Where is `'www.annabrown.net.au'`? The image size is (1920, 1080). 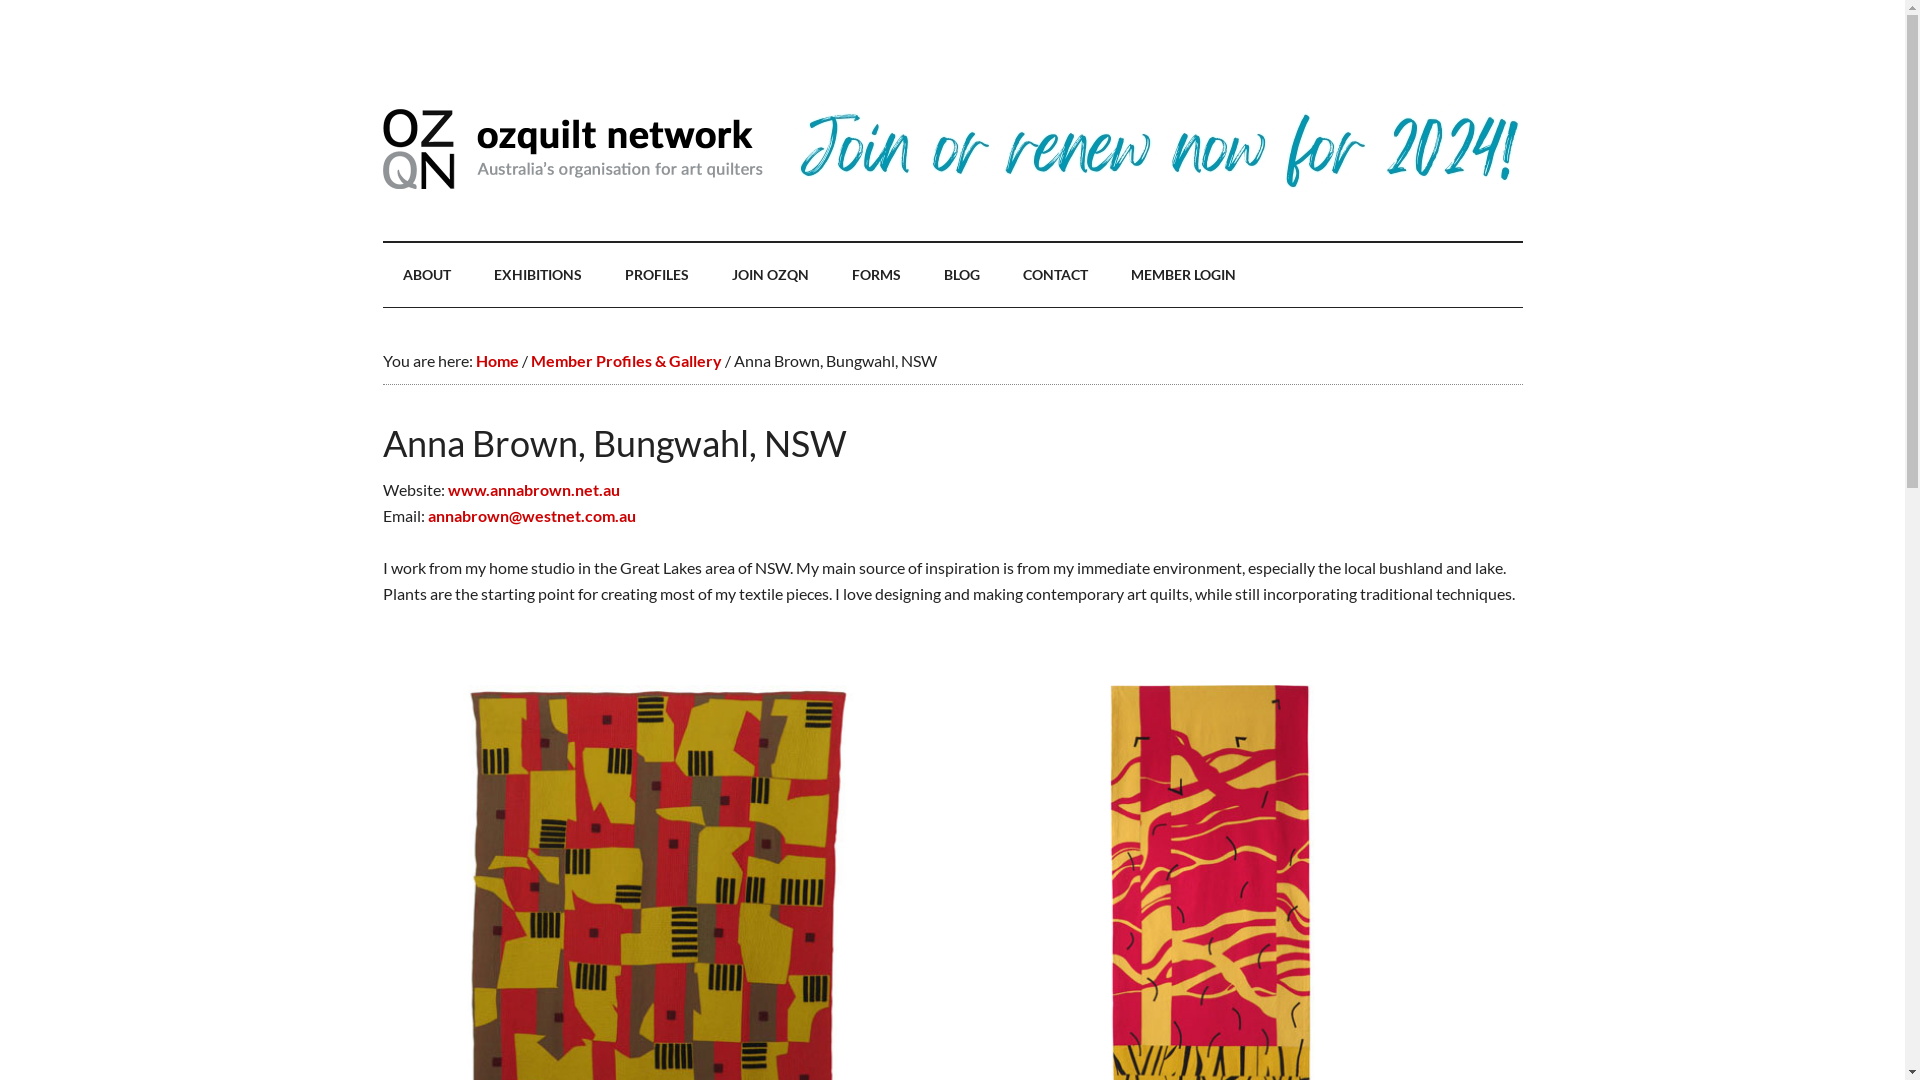 'www.annabrown.net.au' is located at coordinates (533, 489).